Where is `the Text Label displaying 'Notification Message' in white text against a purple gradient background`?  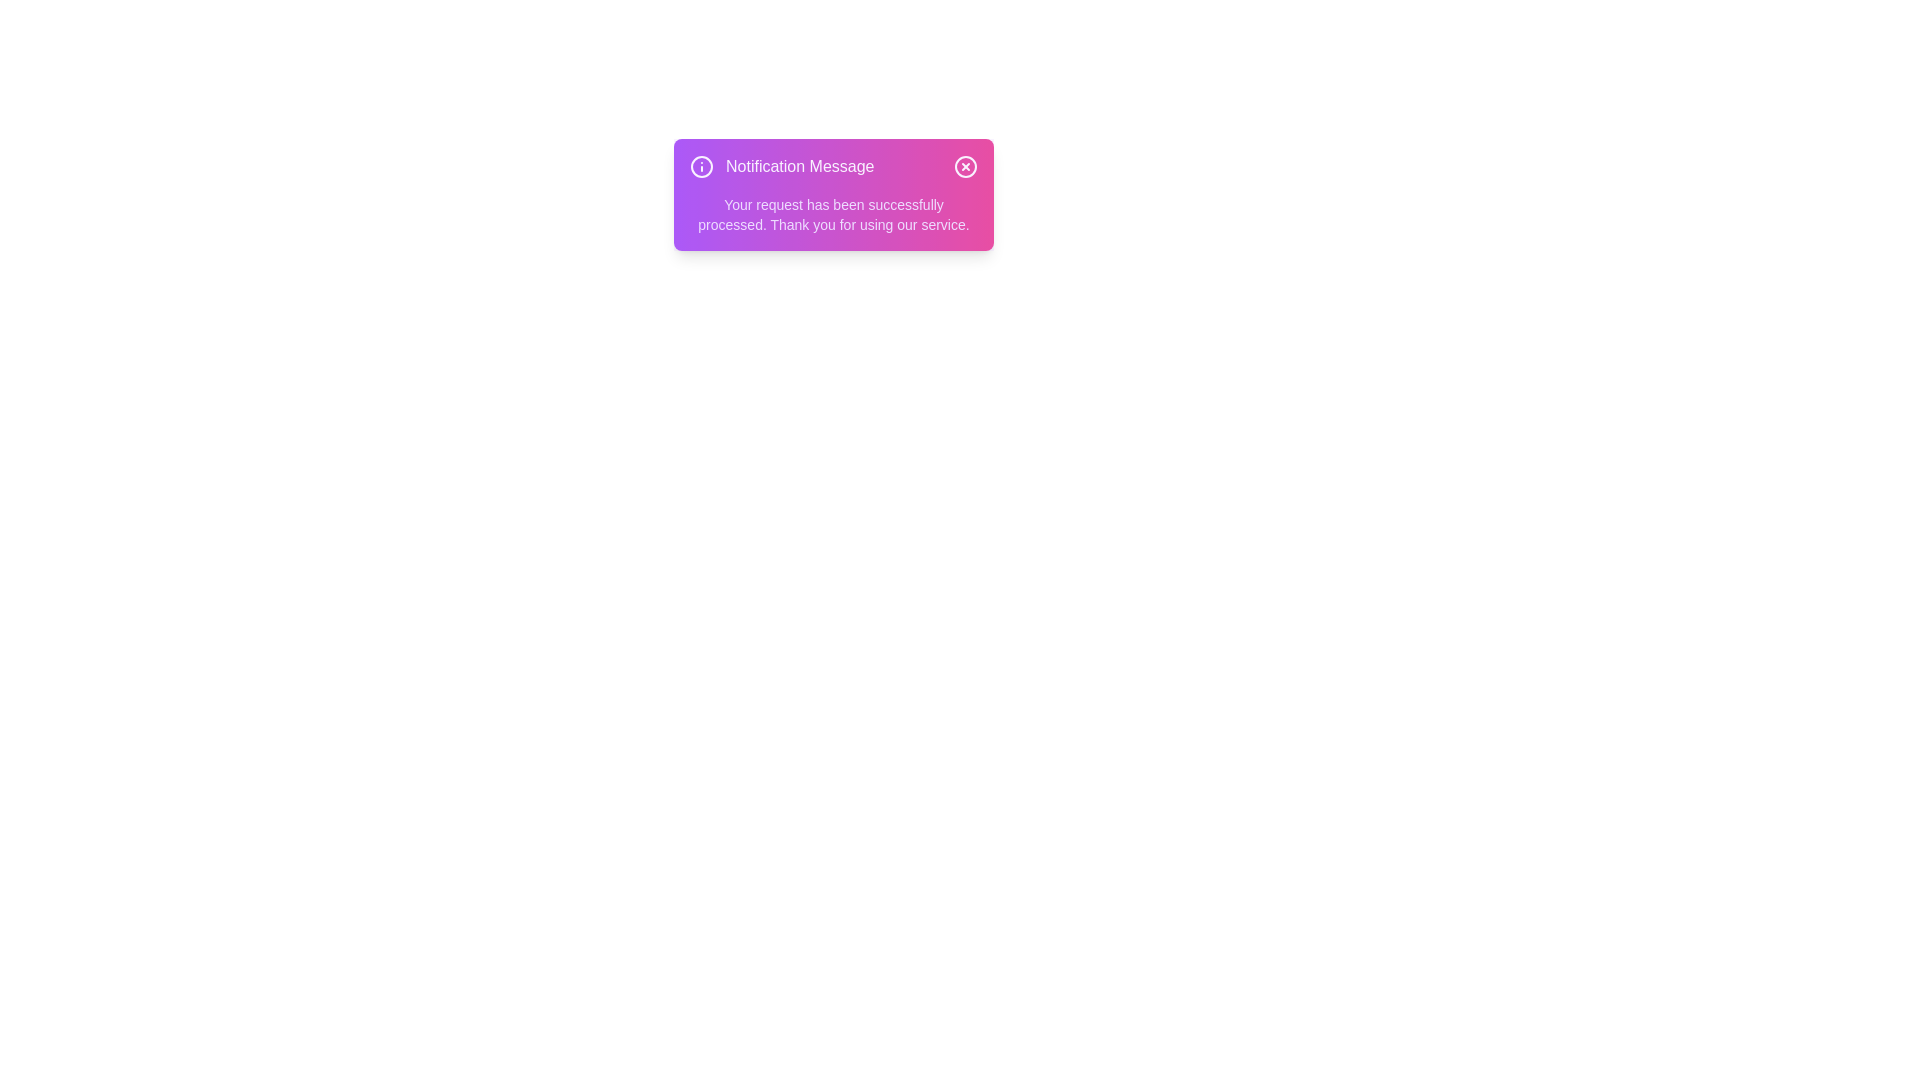 the Text Label displaying 'Notification Message' in white text against a purple gradient background is located at coordinates (800, 165).